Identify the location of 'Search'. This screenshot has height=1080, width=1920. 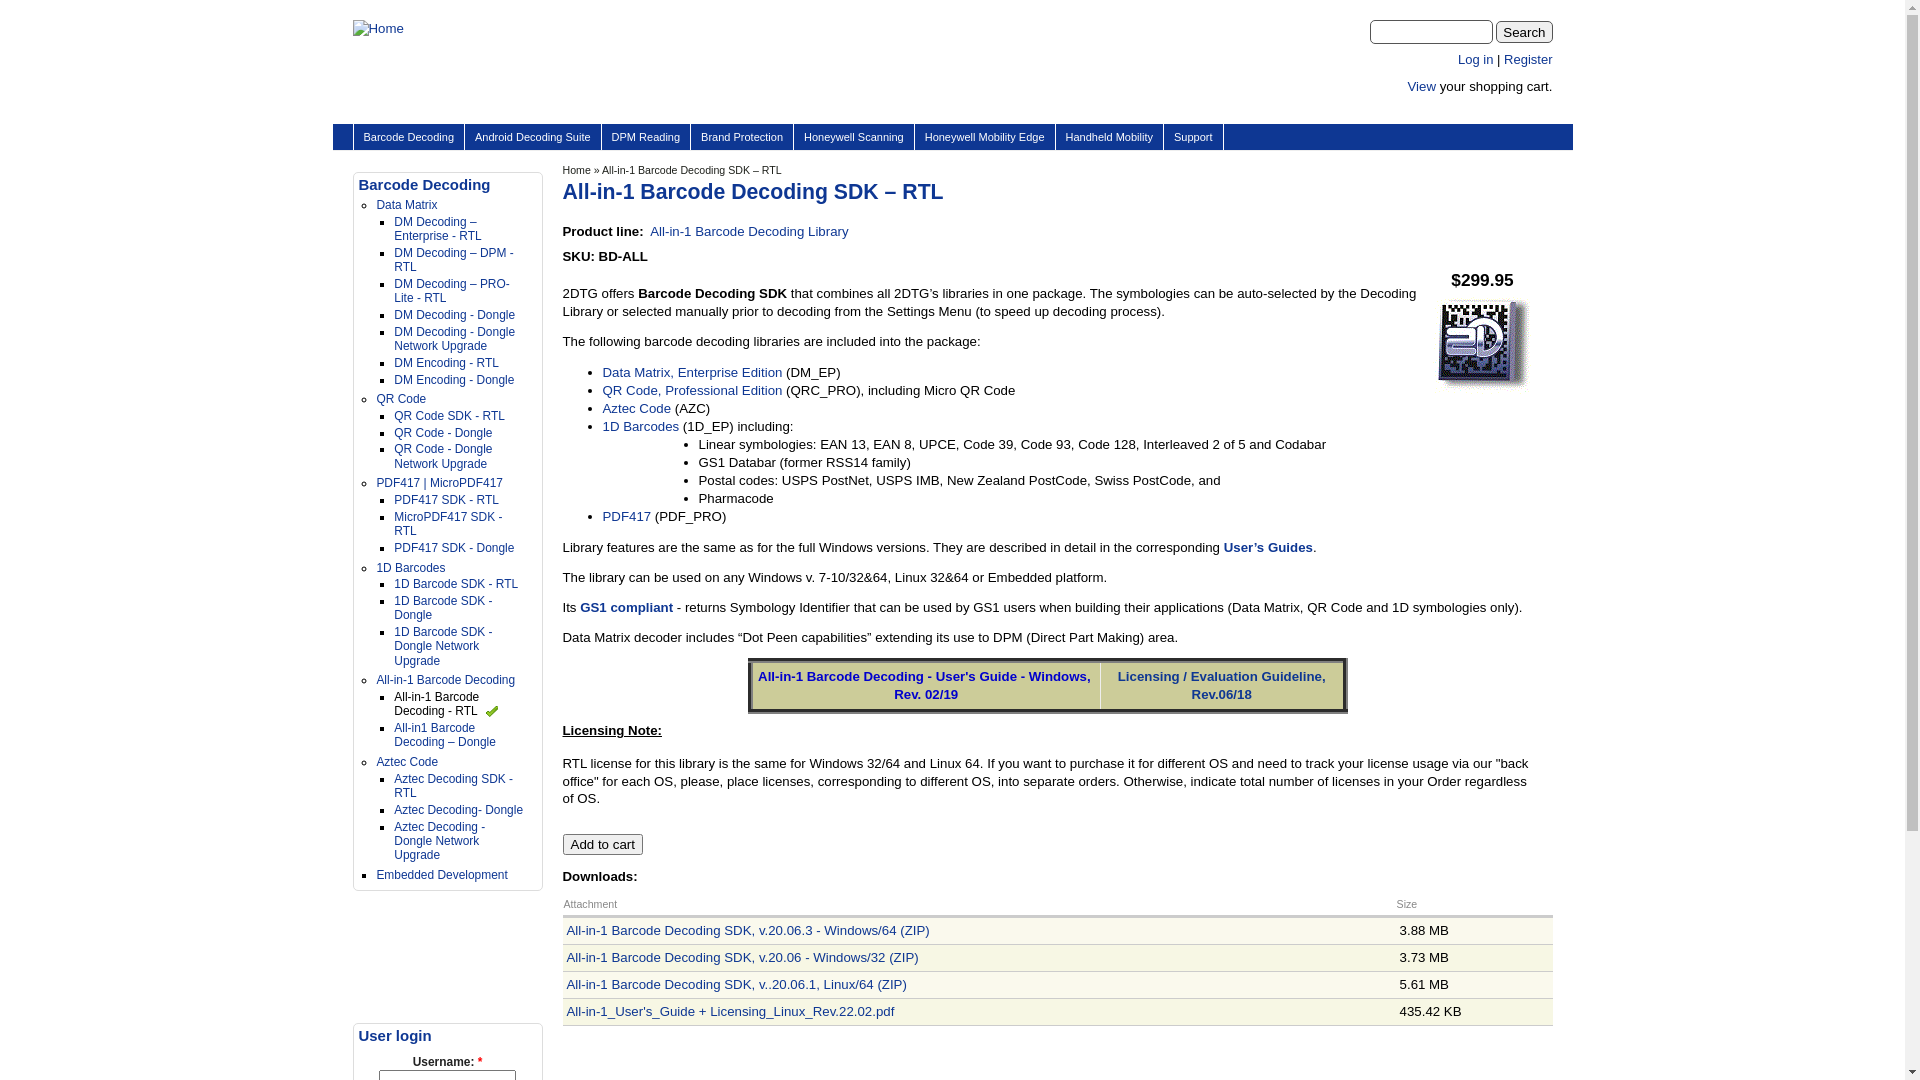
(1522, 31).